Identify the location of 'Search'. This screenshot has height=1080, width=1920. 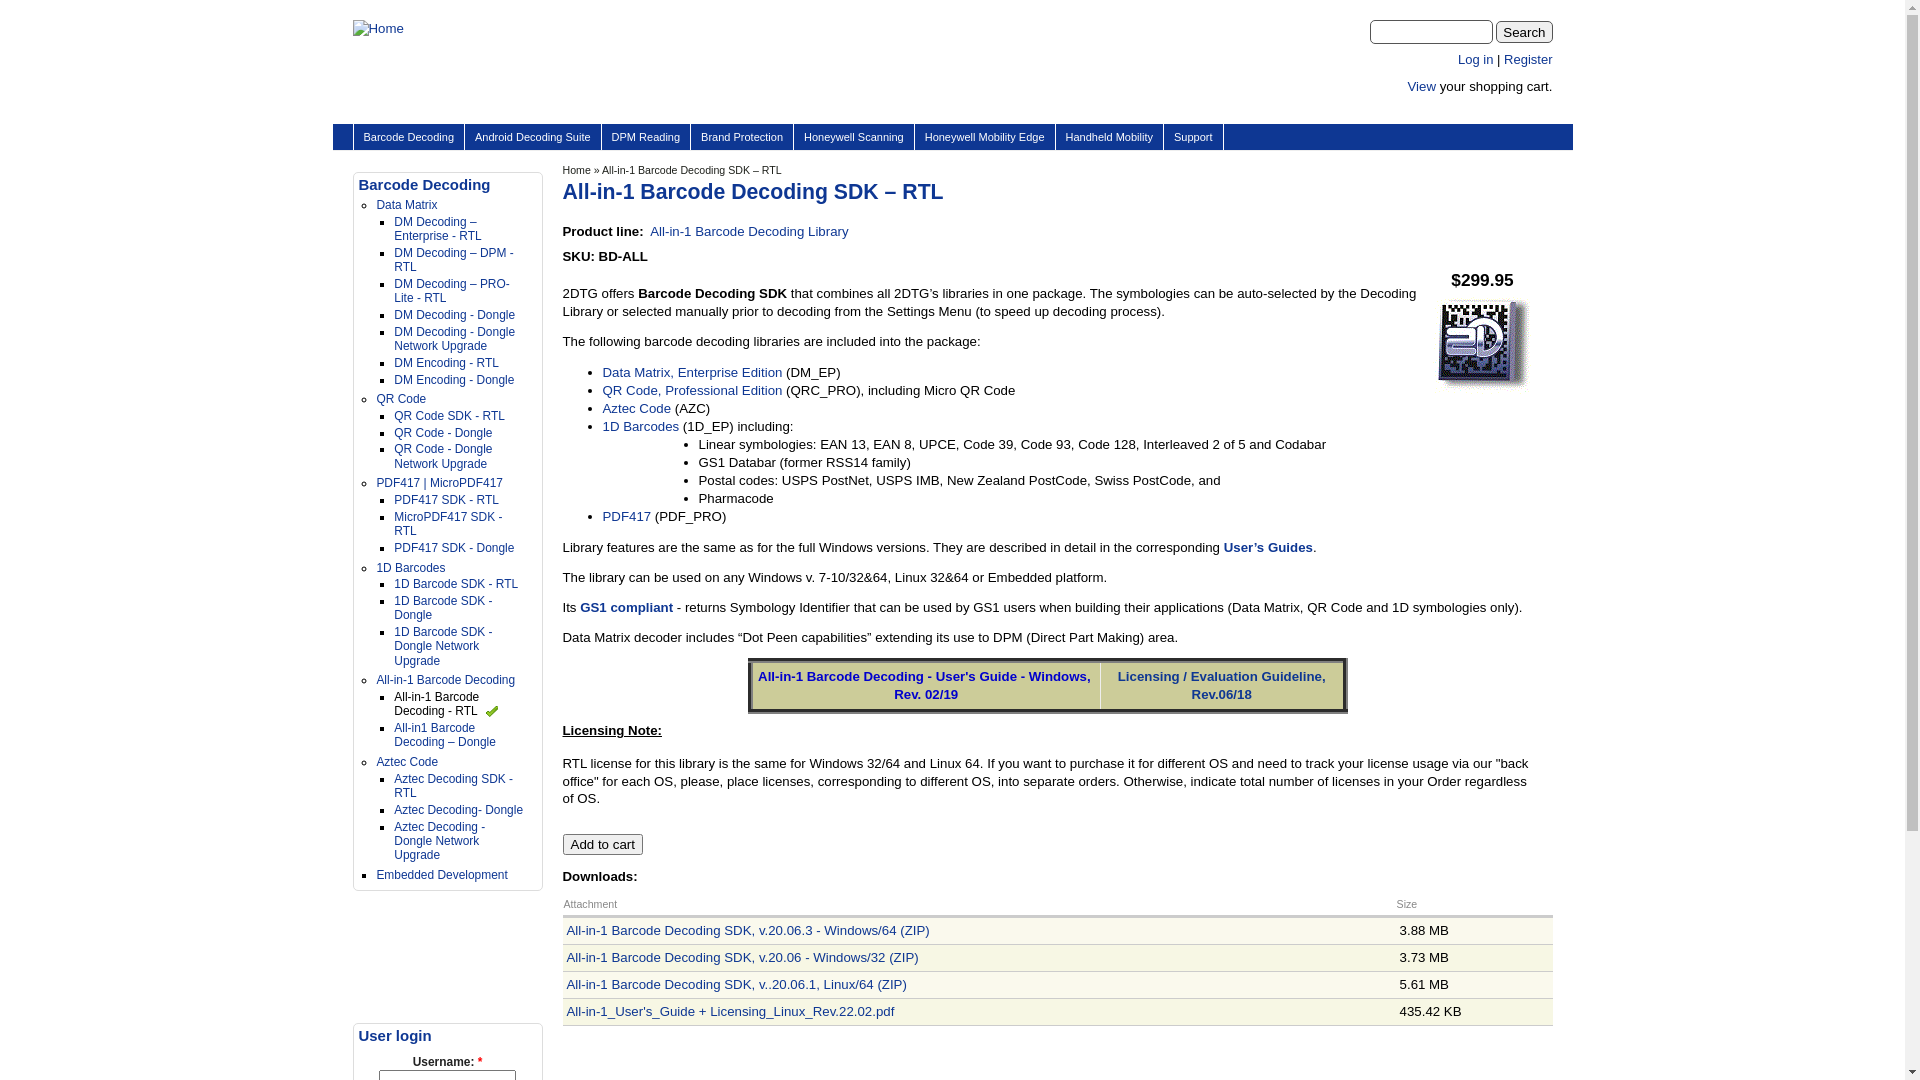
(1522, 31).